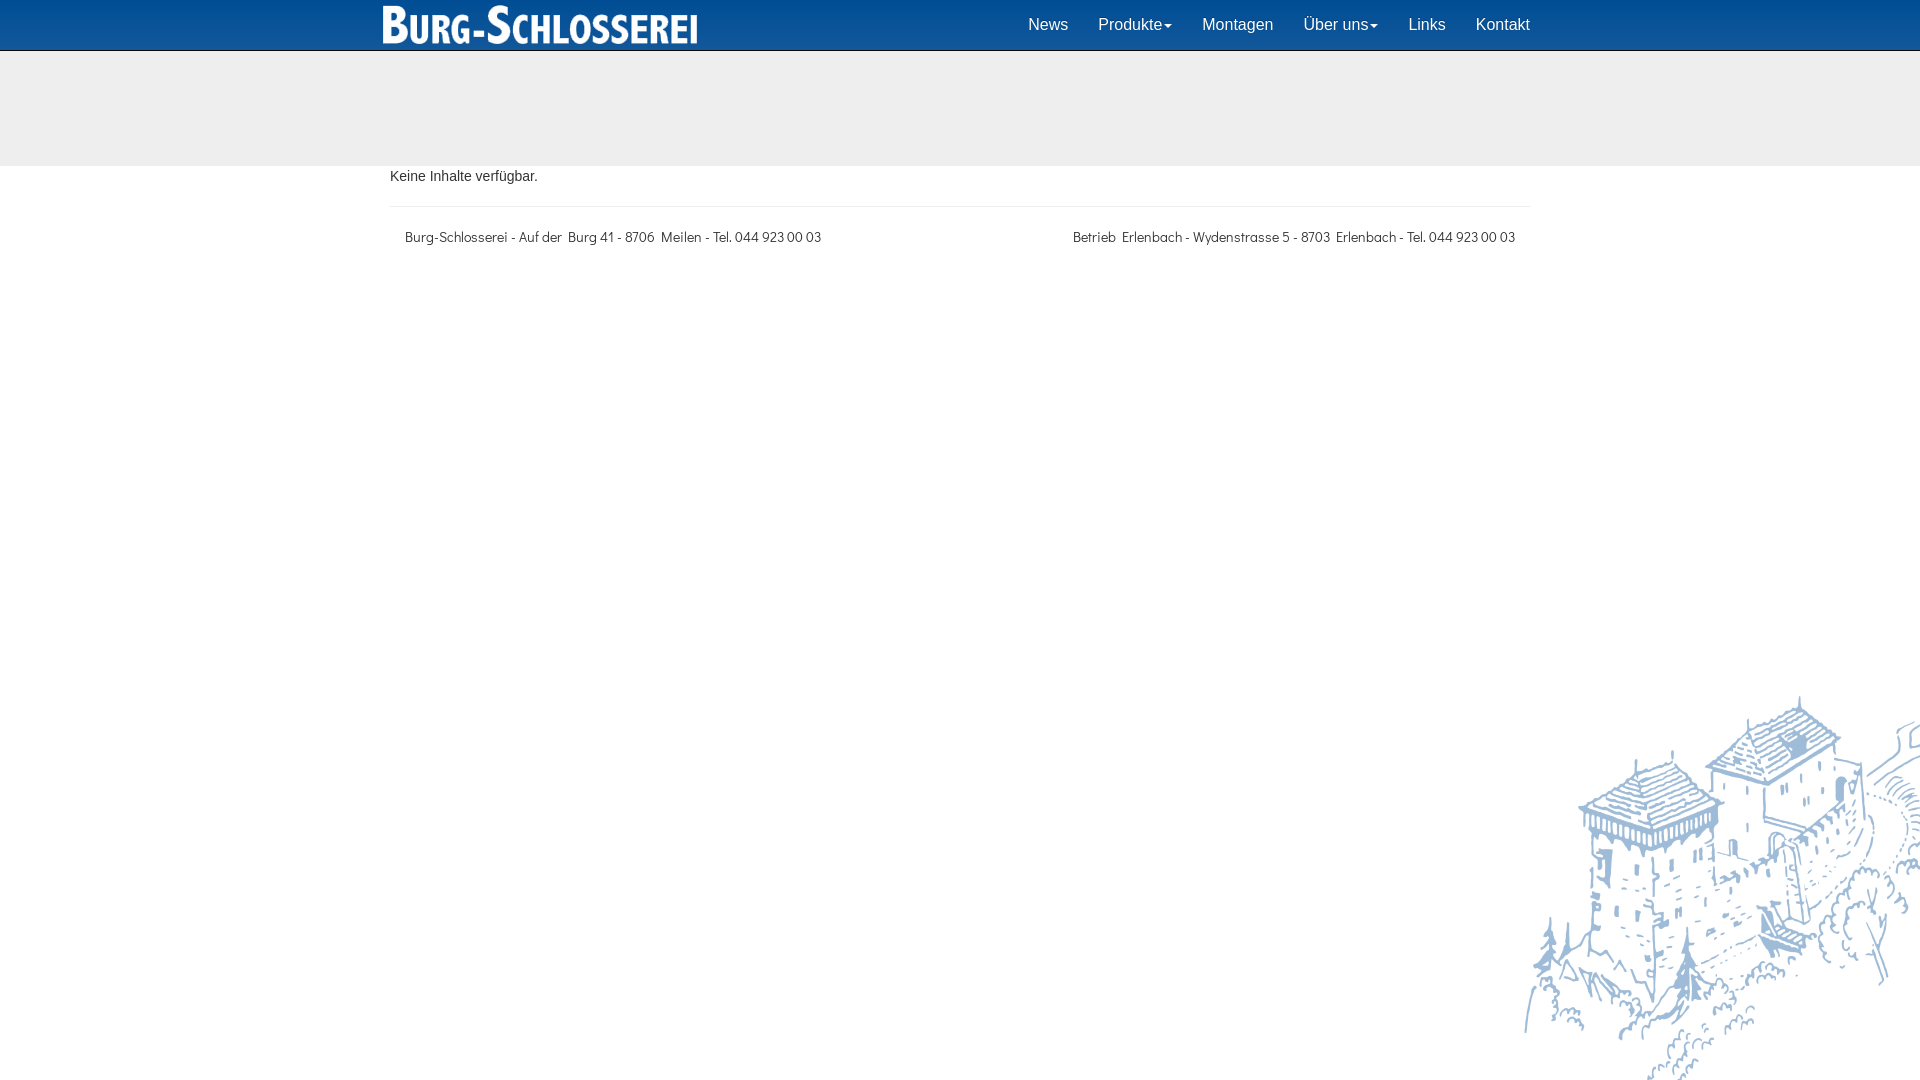  Describe the element at coordinates (1046, 24) in the screenshot. I see `'News'` at that location.